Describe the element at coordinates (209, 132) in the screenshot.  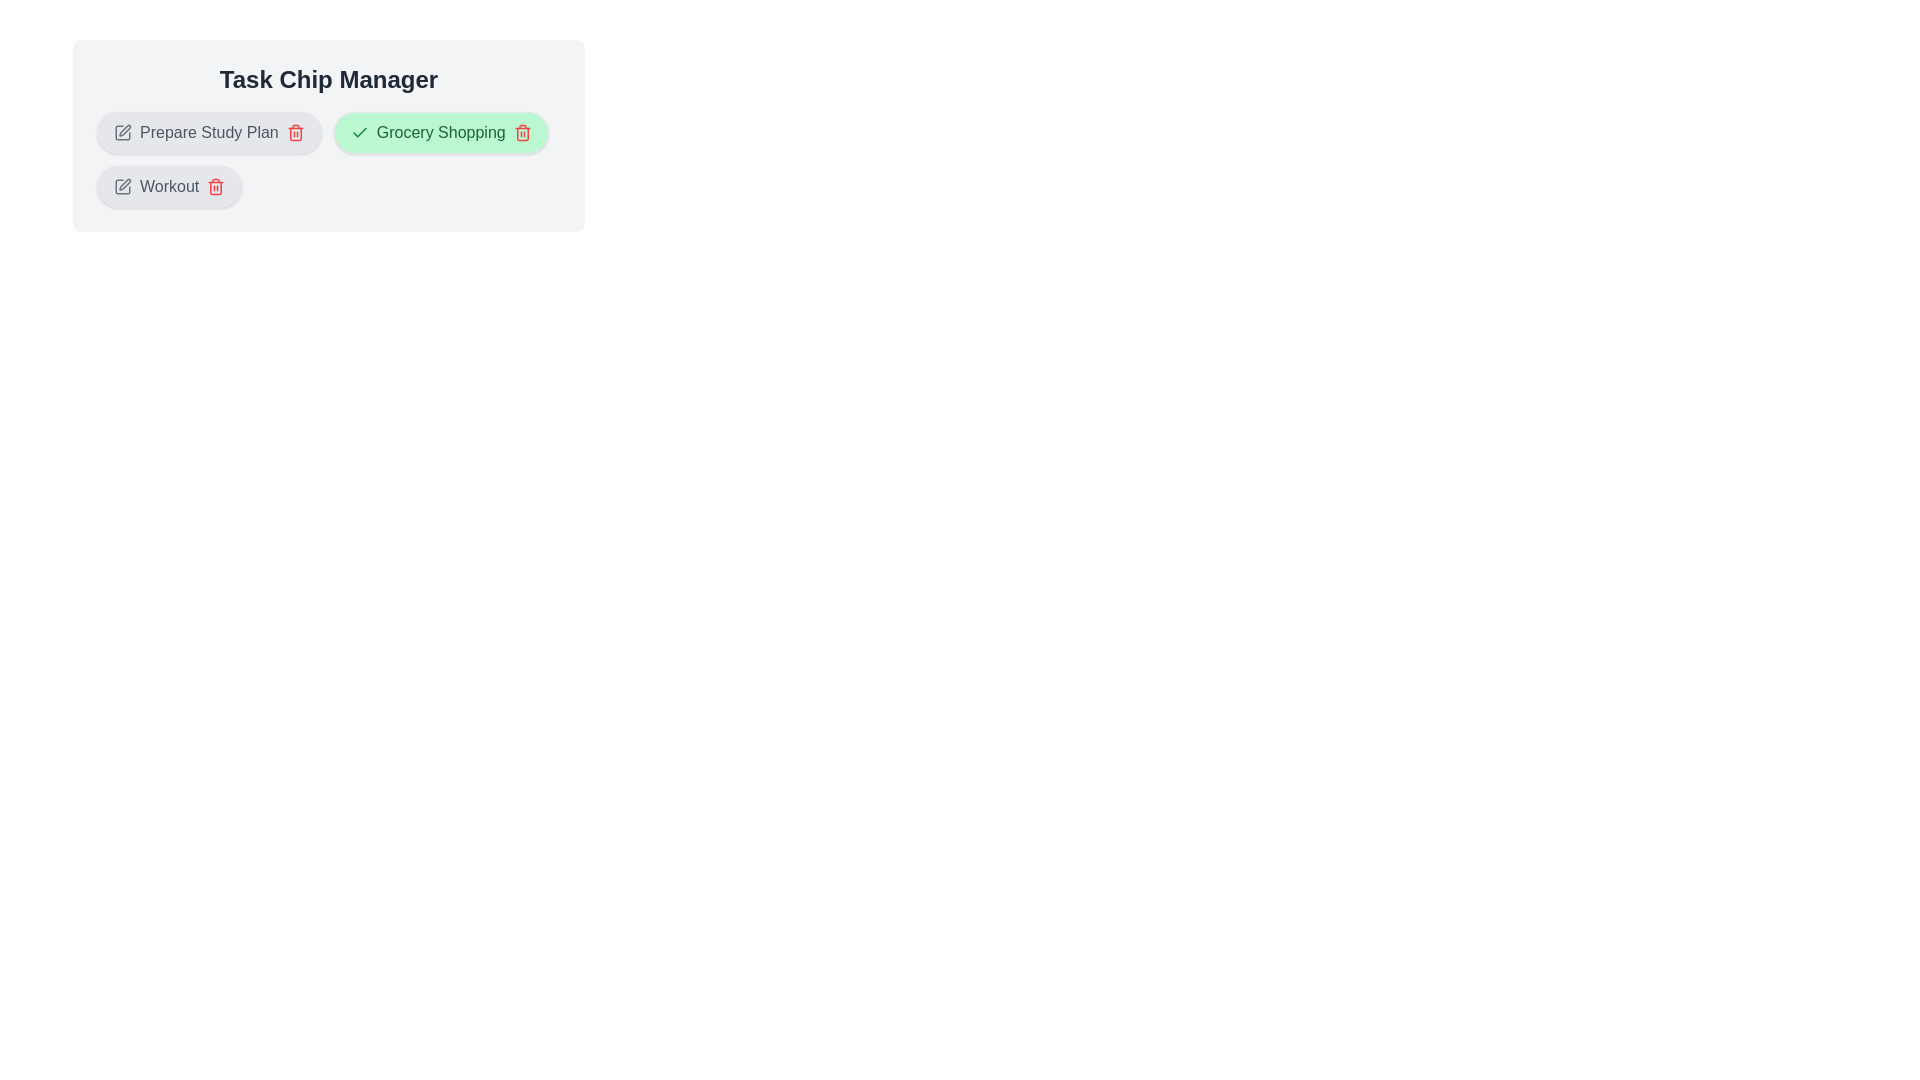
I see `the 'Prepare Study Plan' button, which is a rectangular button with rounded edges, styled in light gray, containing an edit icon and a delete icon, to observe its hover effects` at that location.